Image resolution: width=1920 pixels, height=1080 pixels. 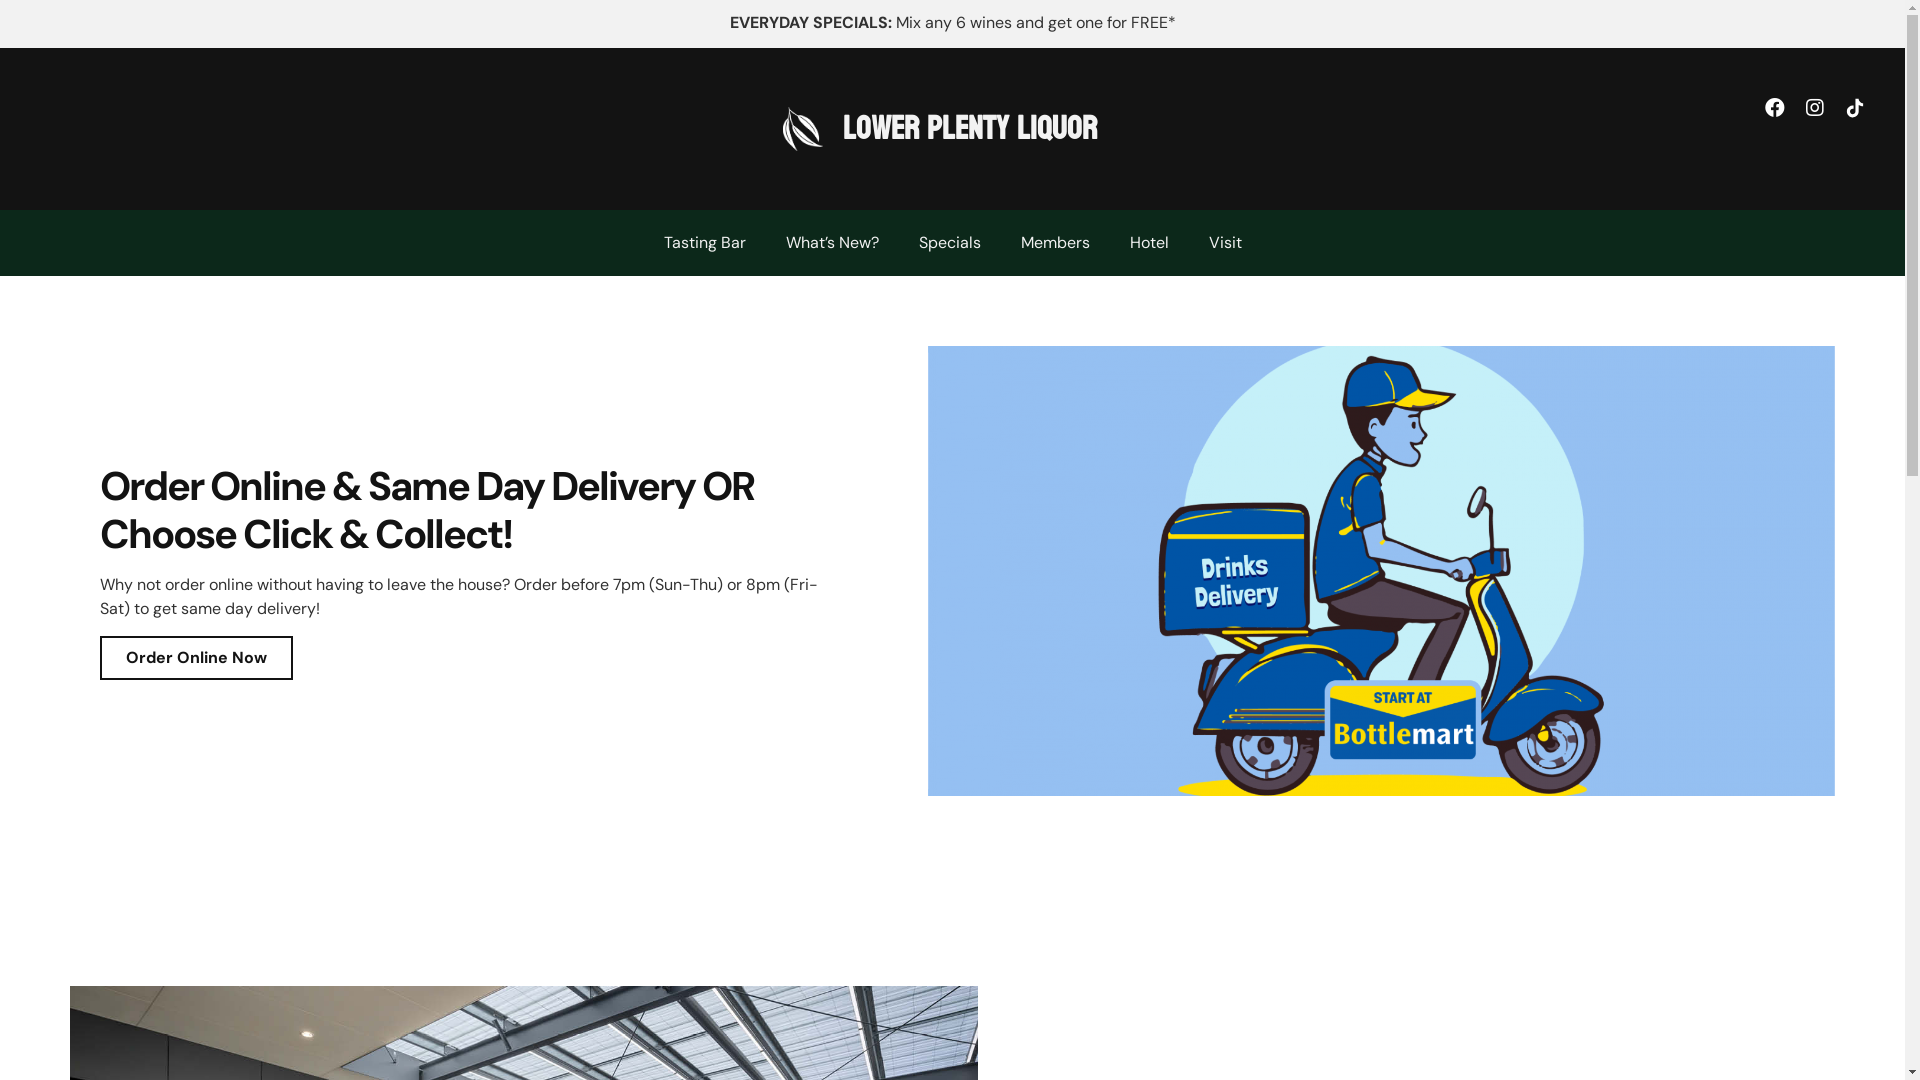 I want to click on 'Specials', so click(x=948, y=242).